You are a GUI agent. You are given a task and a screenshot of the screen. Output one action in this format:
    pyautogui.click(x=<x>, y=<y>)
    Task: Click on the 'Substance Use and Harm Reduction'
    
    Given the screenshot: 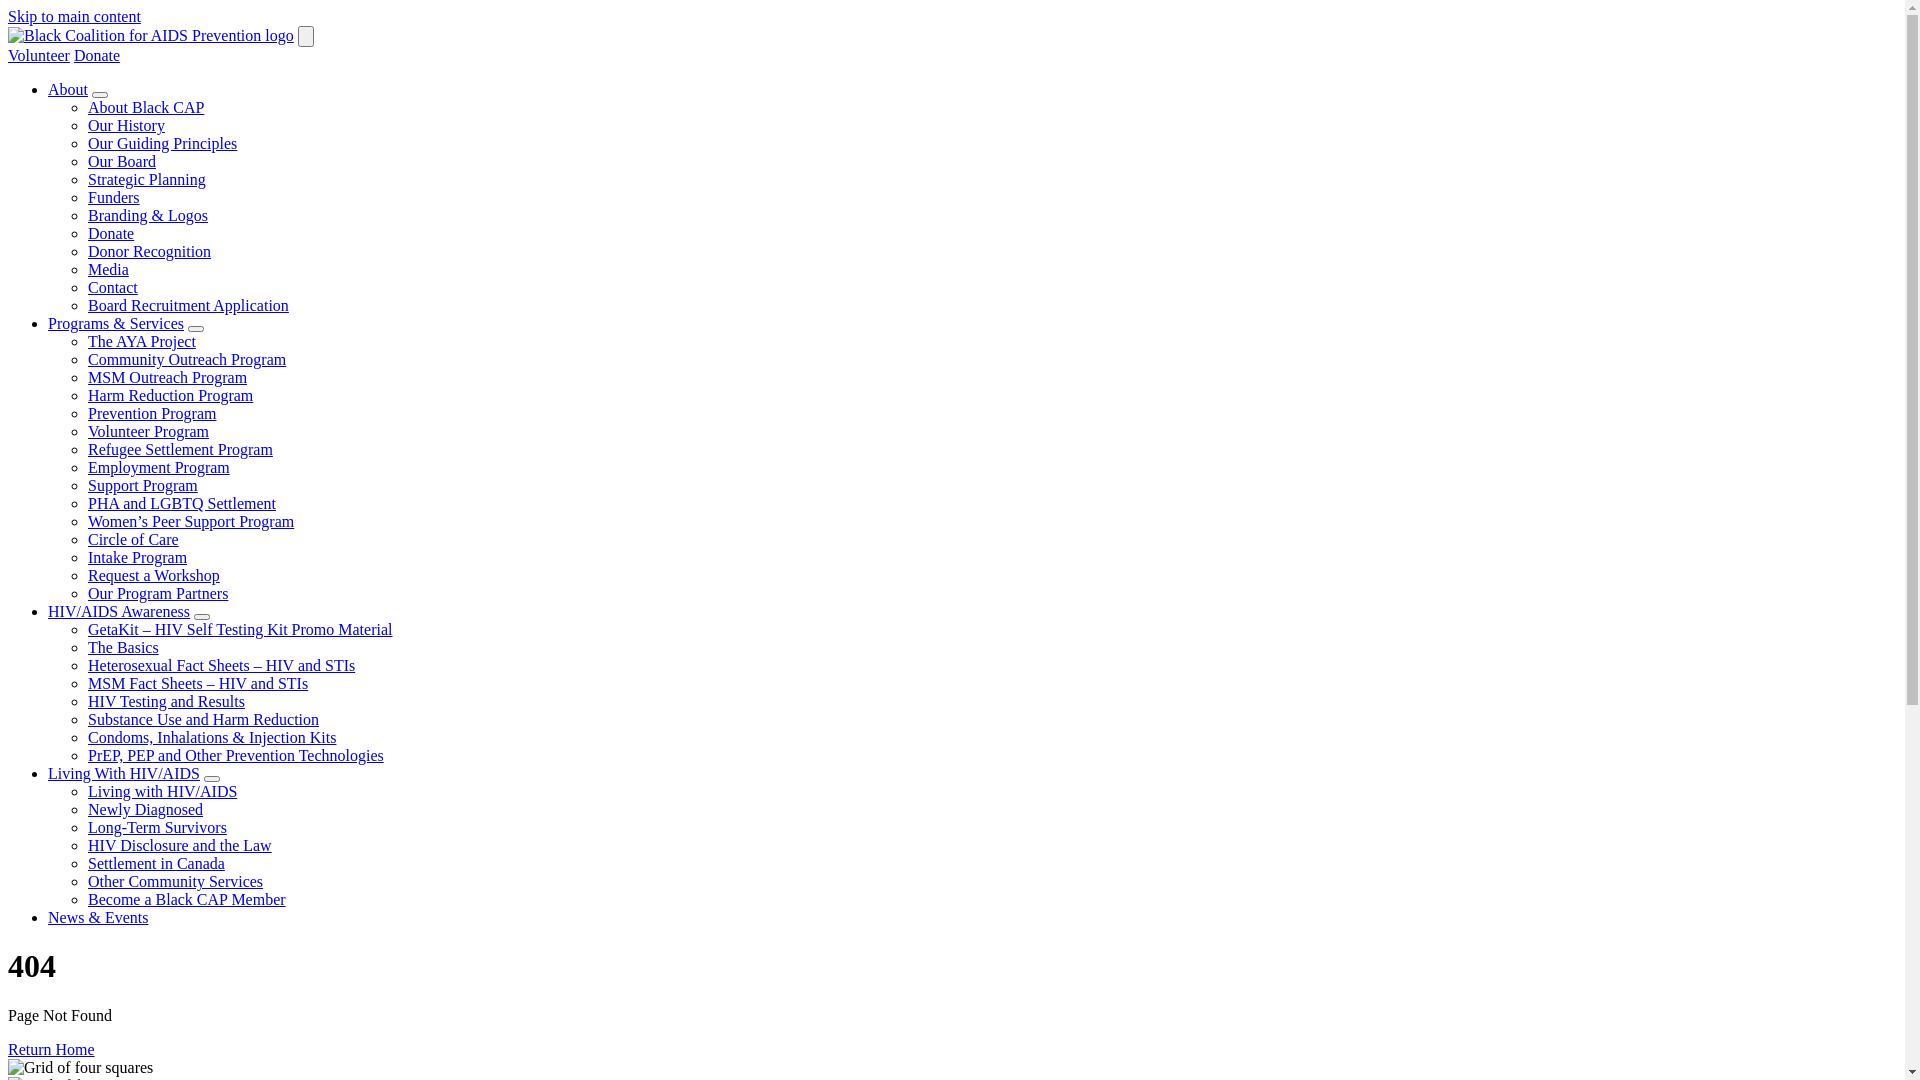 What is the action you would take?
    pyautogui.click(x=86, y=718)
    